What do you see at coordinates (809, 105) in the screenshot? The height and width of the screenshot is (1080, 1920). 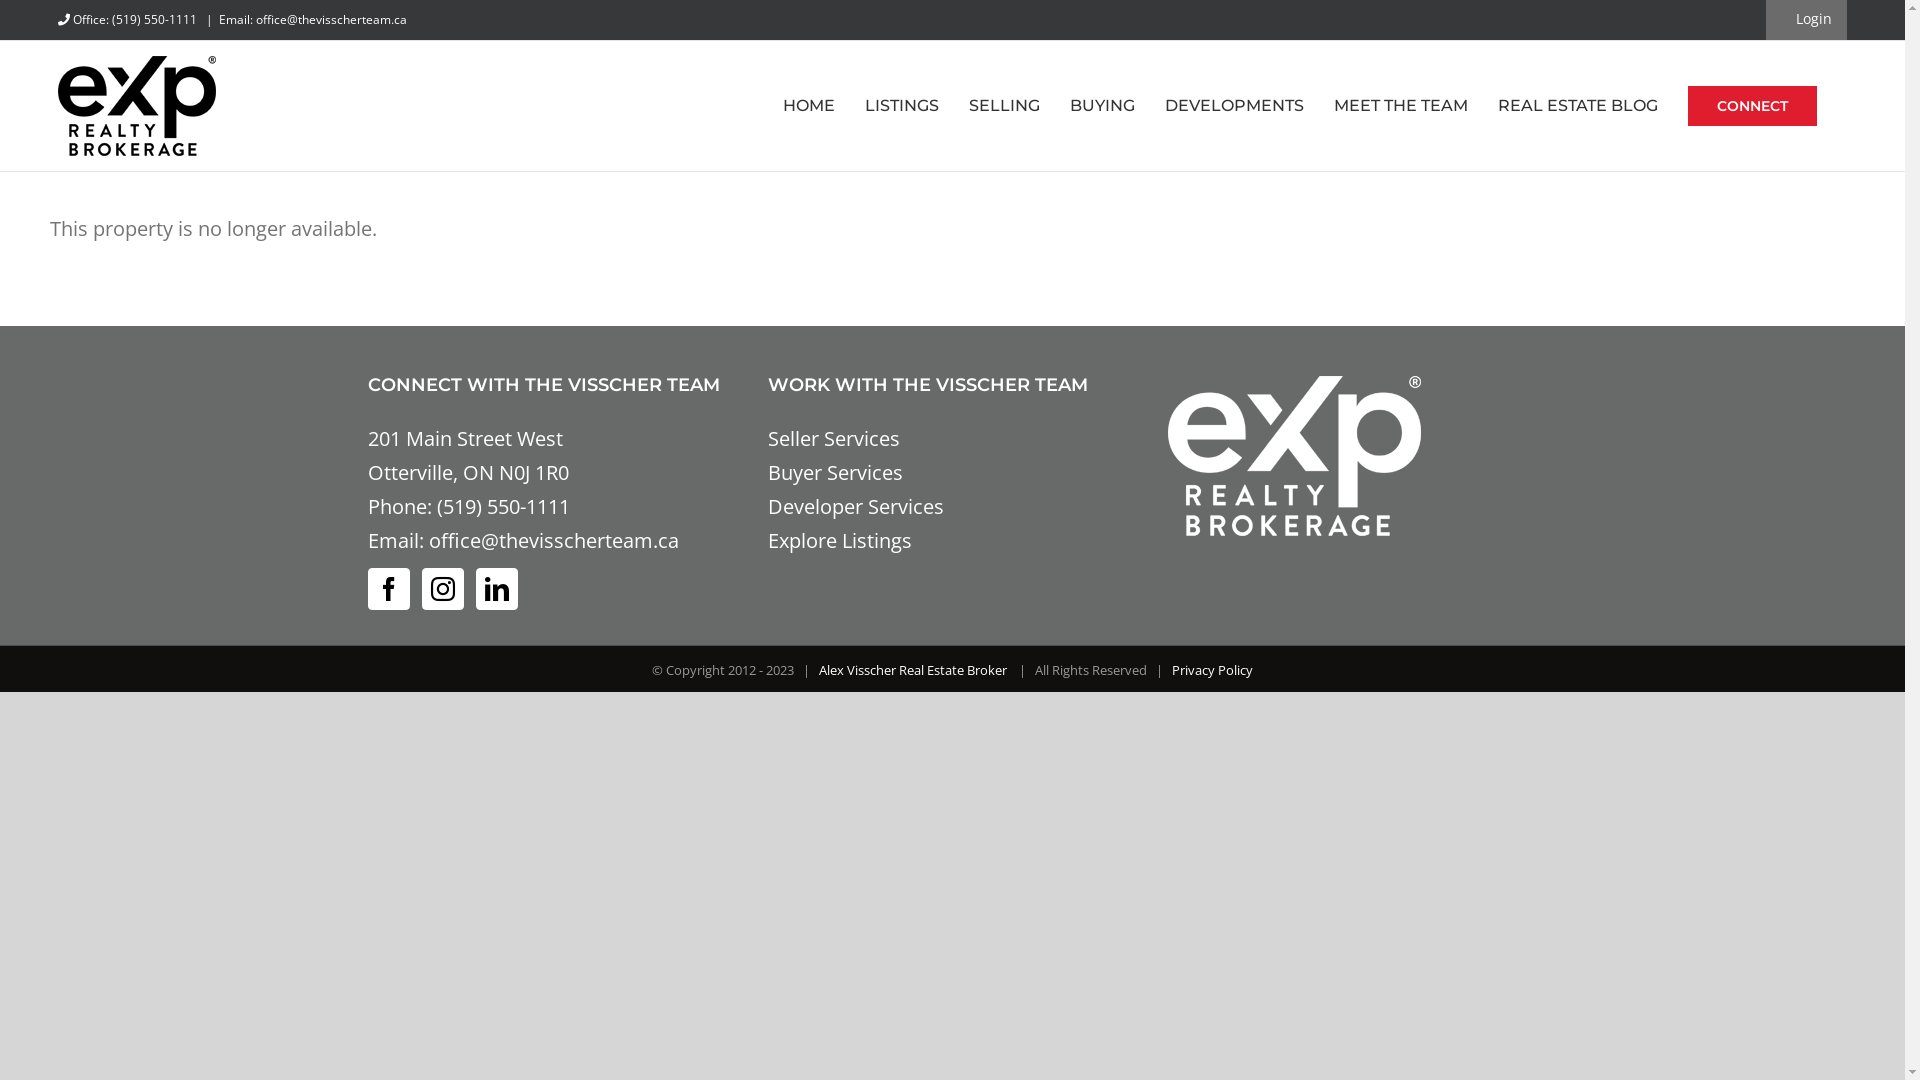 I see `'HOME'` at bounding box center [809, 105].